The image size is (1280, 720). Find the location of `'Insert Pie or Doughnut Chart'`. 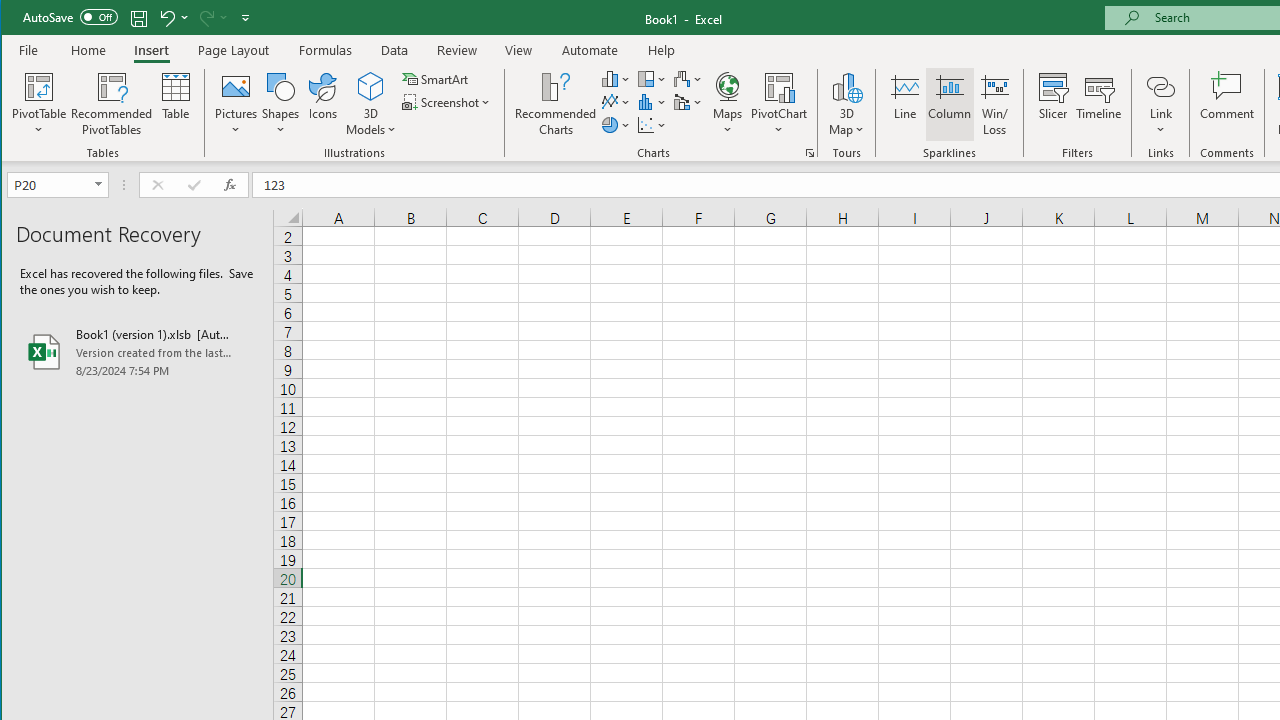

'Insert Pie or Doughnut Chart' is located at coordinates (615, 125).